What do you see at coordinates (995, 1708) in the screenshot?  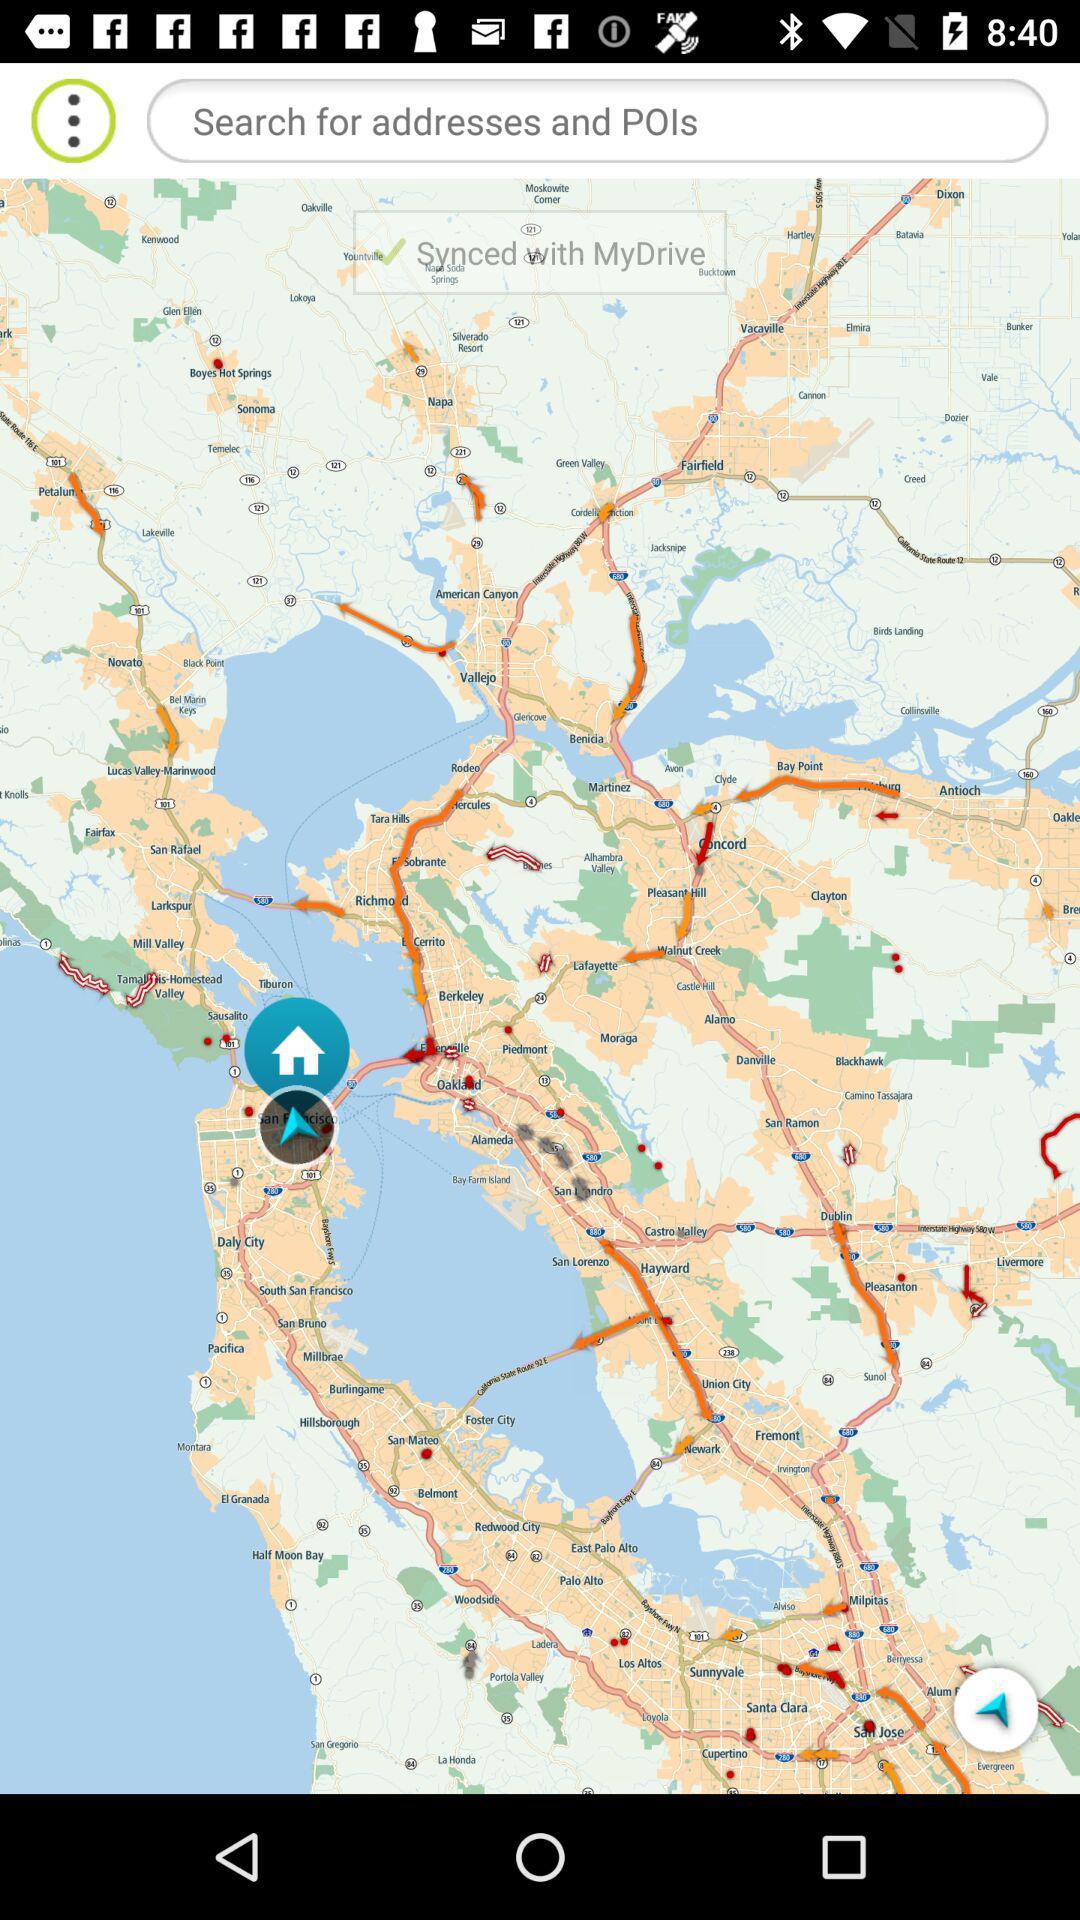 I see `the navigation icon` at bounding box center [995, 1708].